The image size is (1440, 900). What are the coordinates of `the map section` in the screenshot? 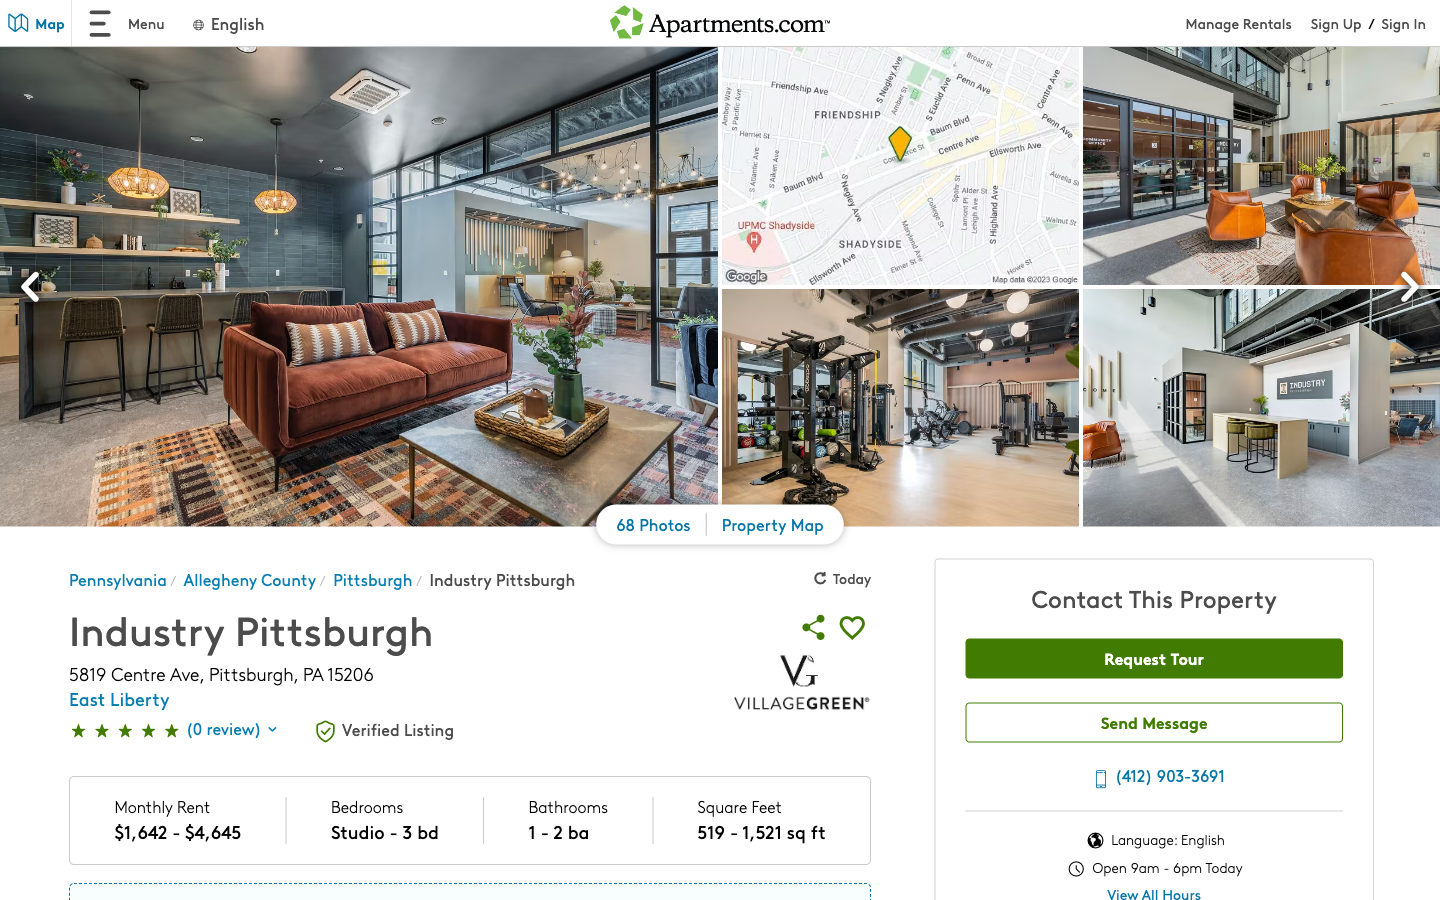 It's located at (24, 26).